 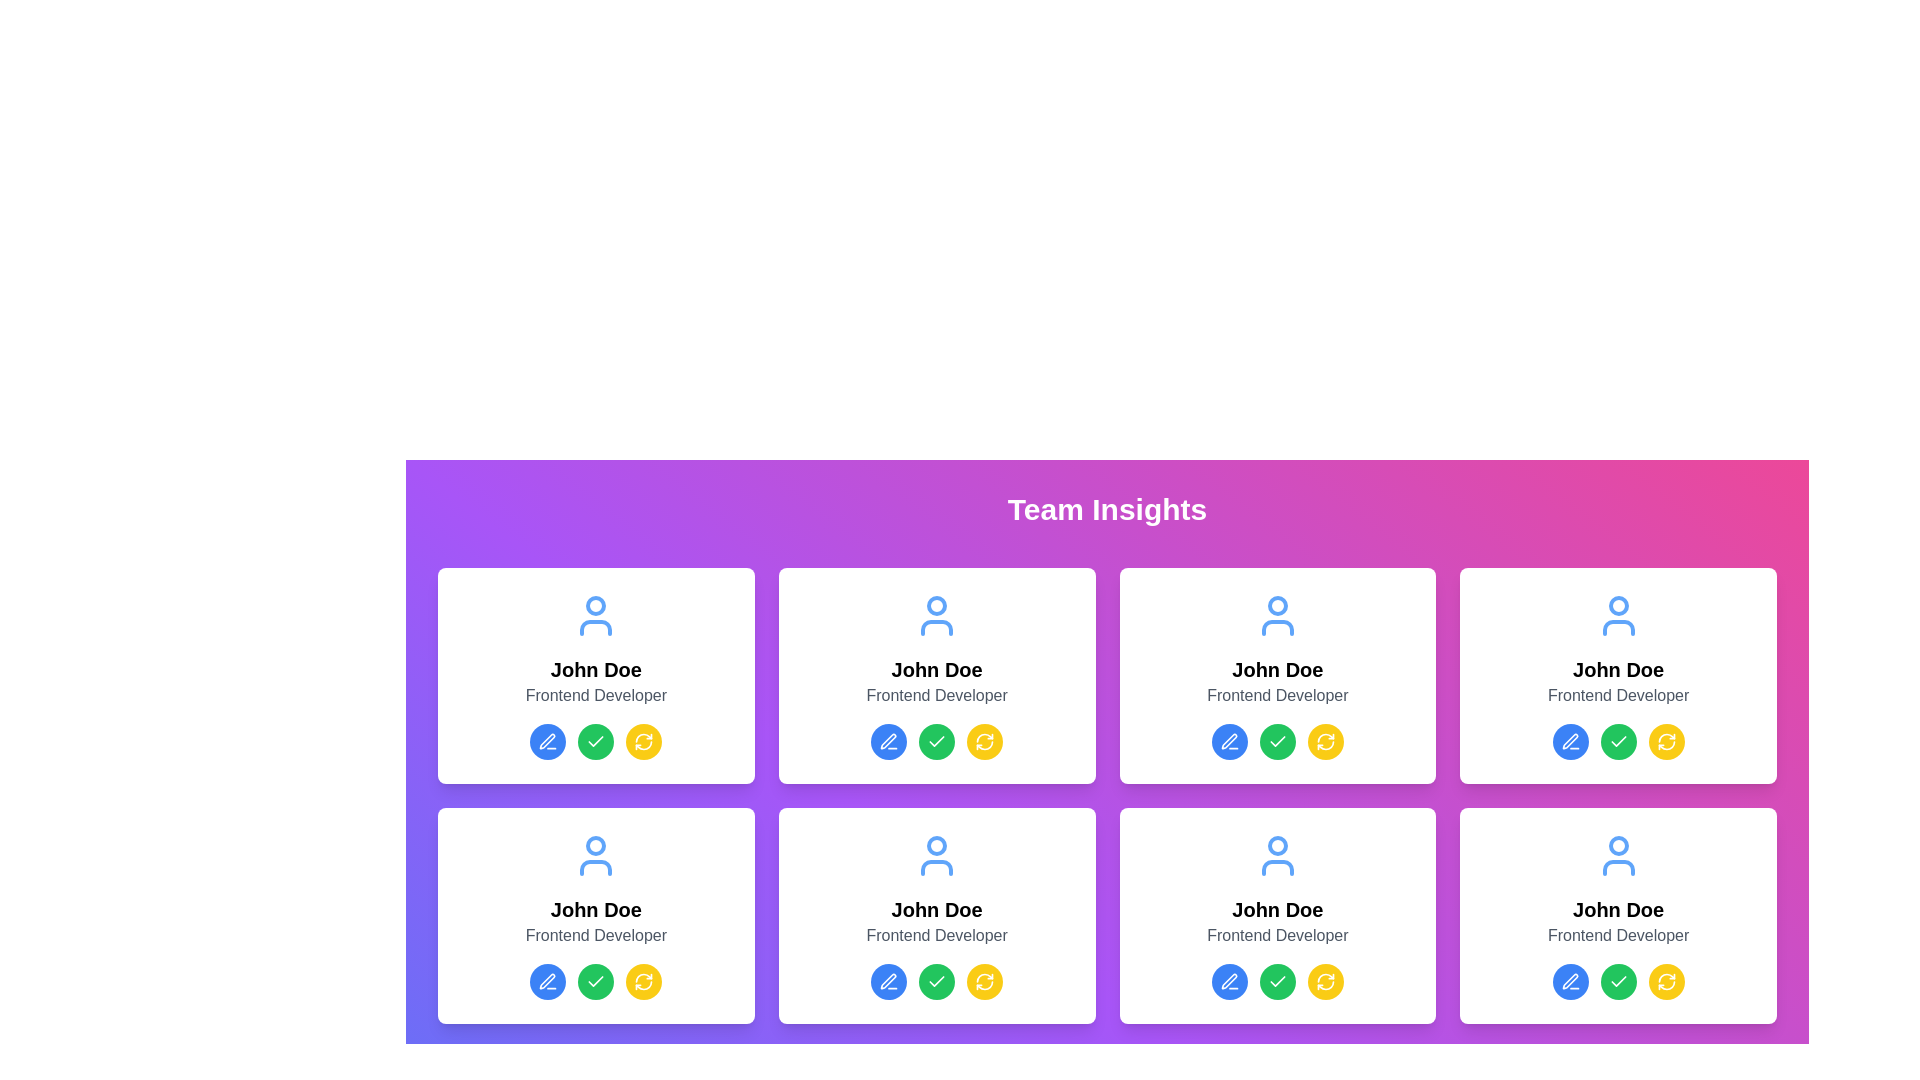 What do you see at coordinates (1569, 981) in the screenshot?
I see `the circular blue button with a white pen icon, which is the leftmost button in the bottom row of three buttons on the second card in the second column` at bounding box center [1569, 981].